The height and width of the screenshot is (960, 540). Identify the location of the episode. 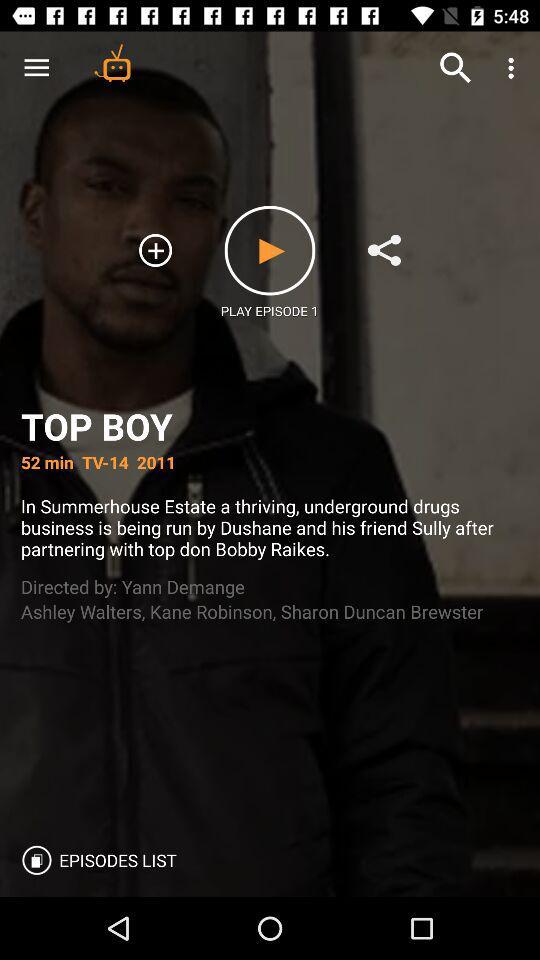
(270, 249).